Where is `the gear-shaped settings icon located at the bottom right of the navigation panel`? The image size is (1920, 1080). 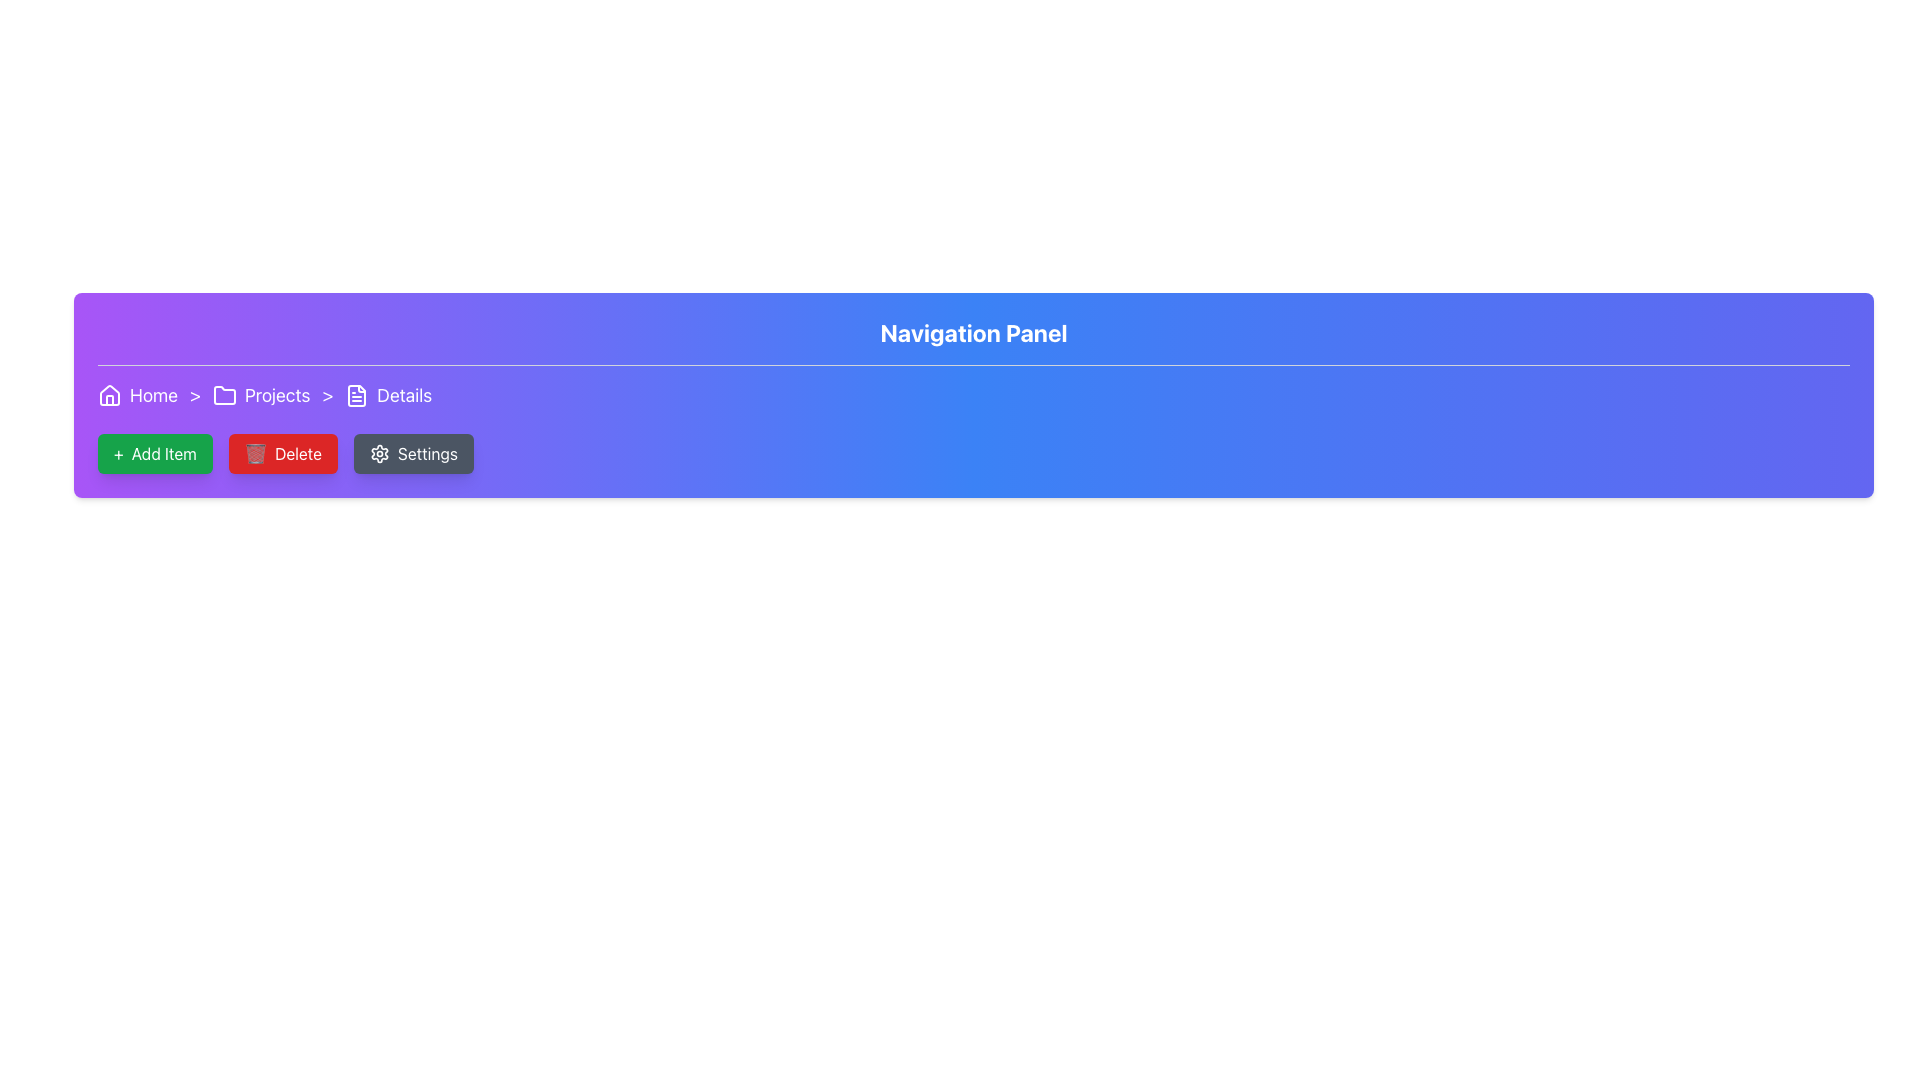 the gear-shaped settings icon located at the bottom right of the navigation panel is located at coordinates (379, 454).